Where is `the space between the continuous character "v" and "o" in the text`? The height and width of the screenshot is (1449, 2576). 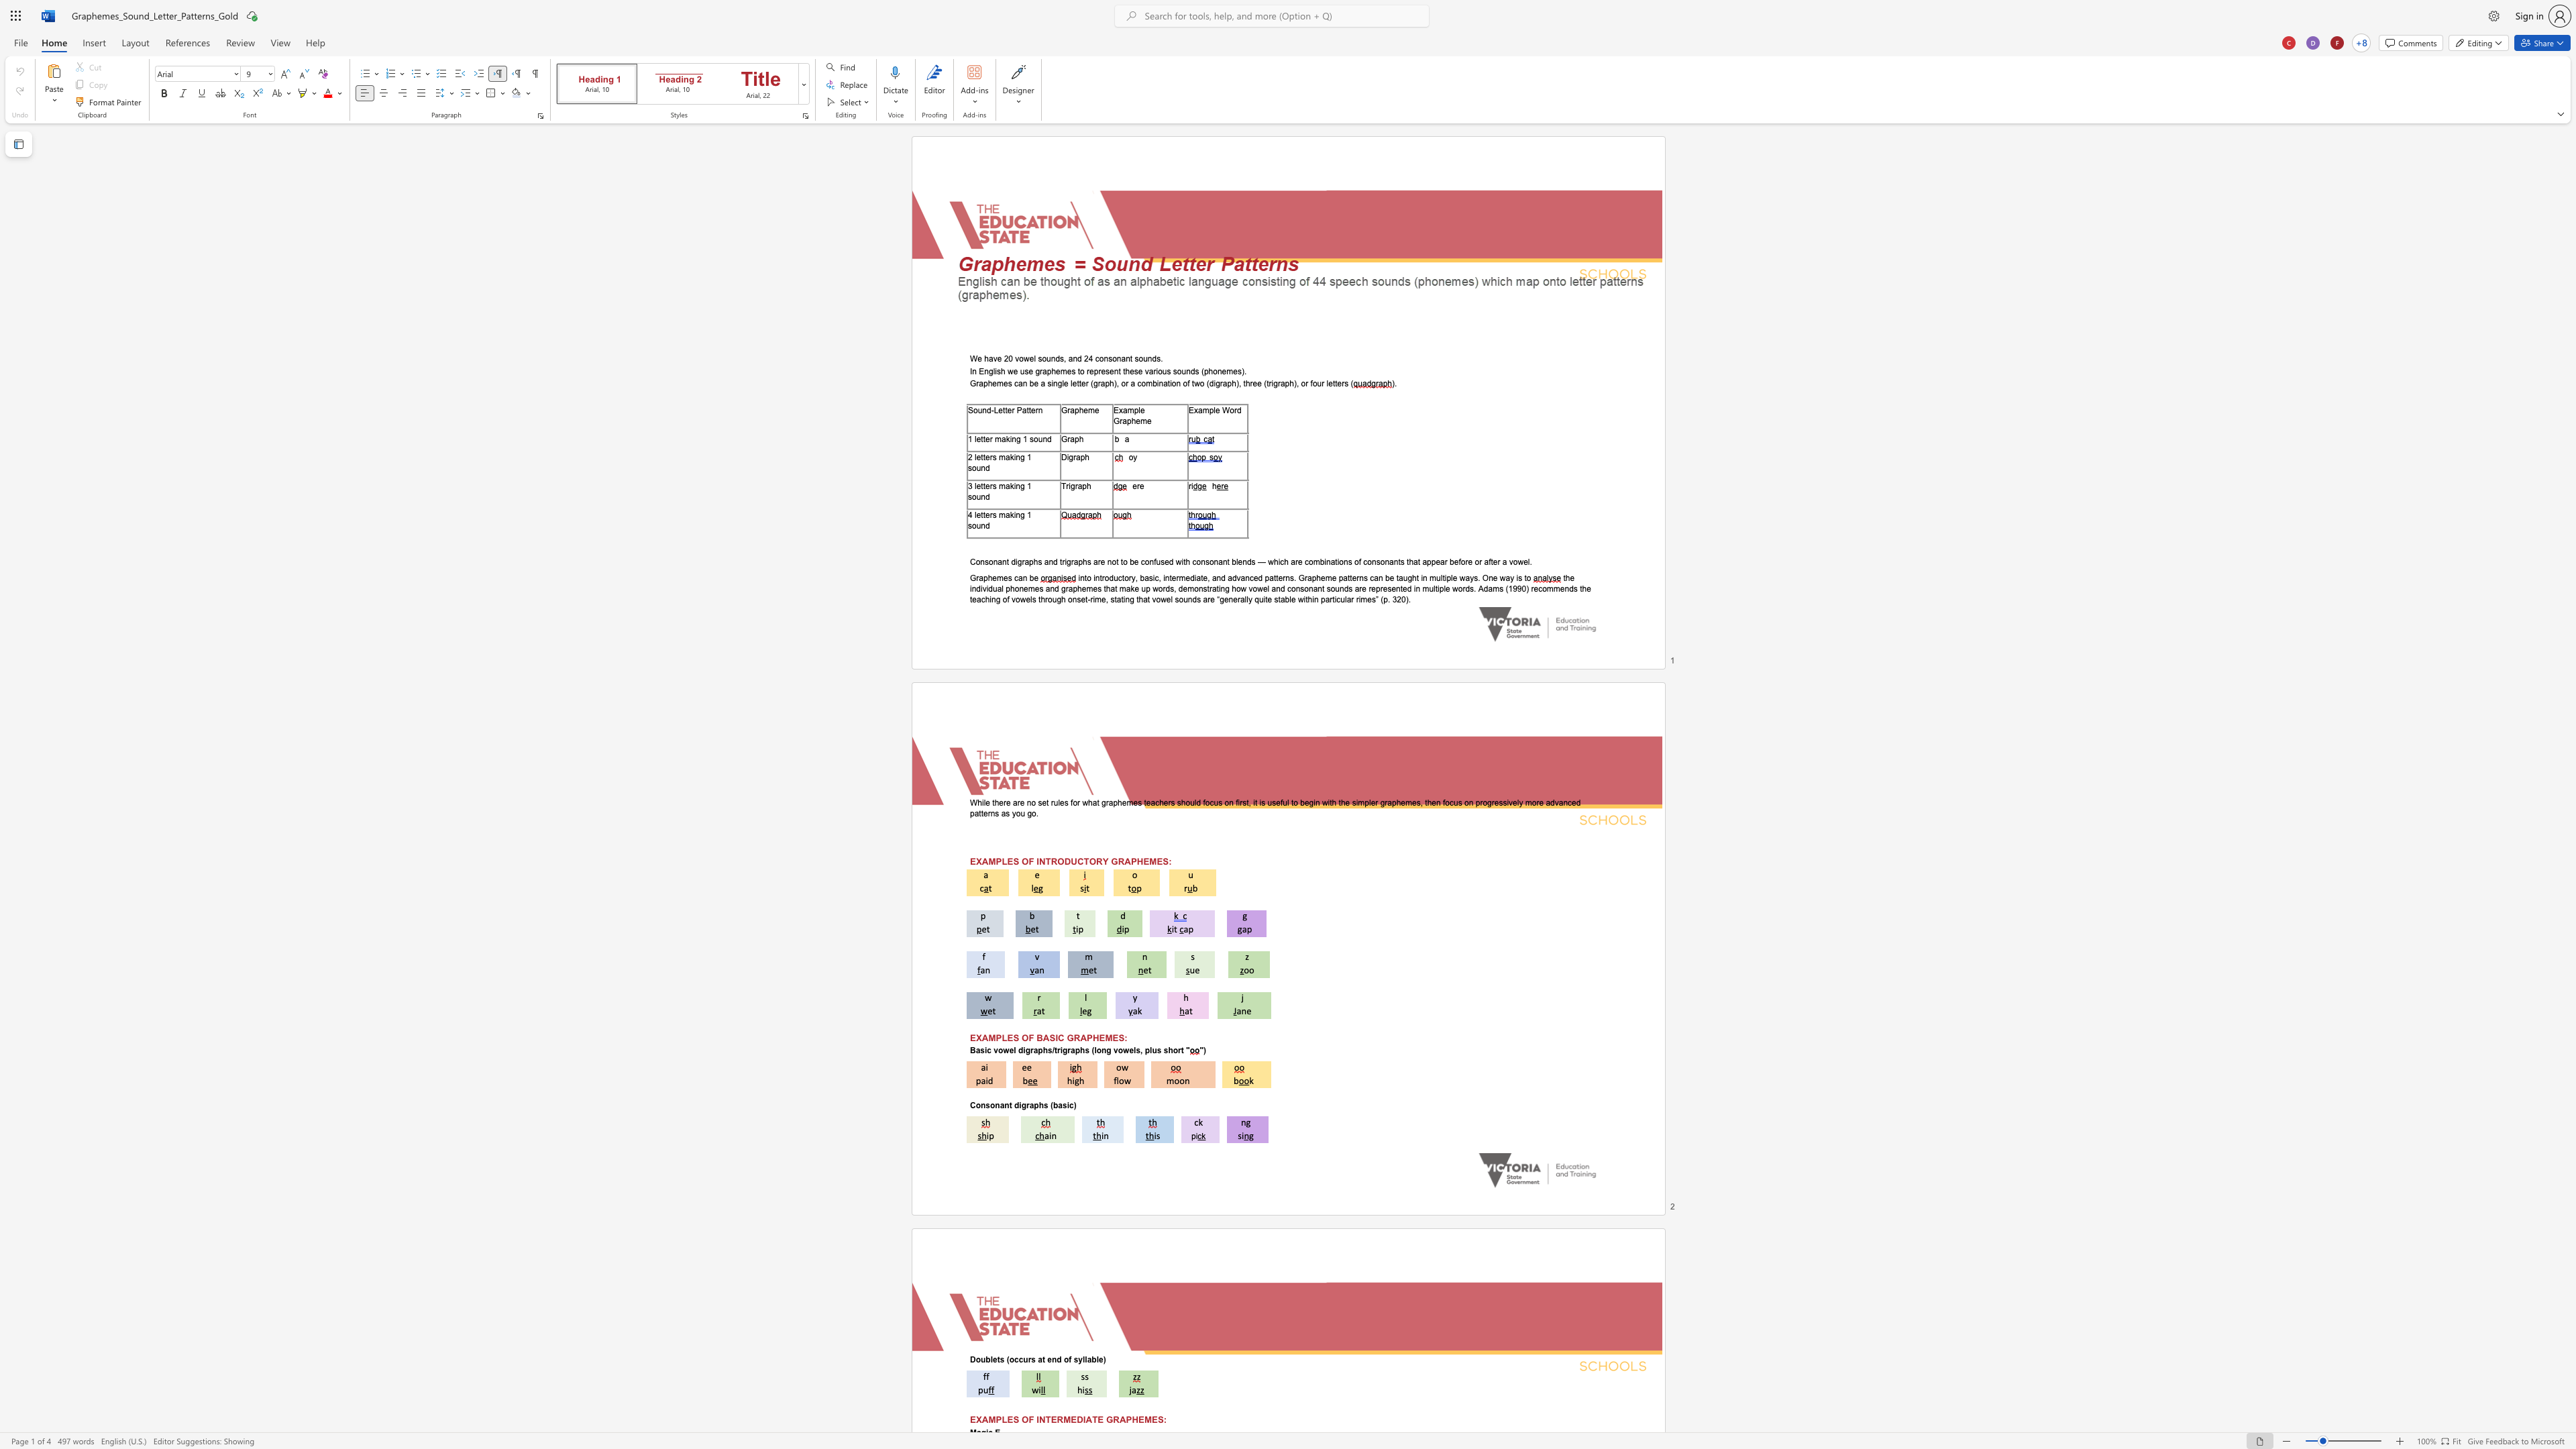
the space between the continuous character "v" and "o" in the text is located at coordinates (1019, 358).